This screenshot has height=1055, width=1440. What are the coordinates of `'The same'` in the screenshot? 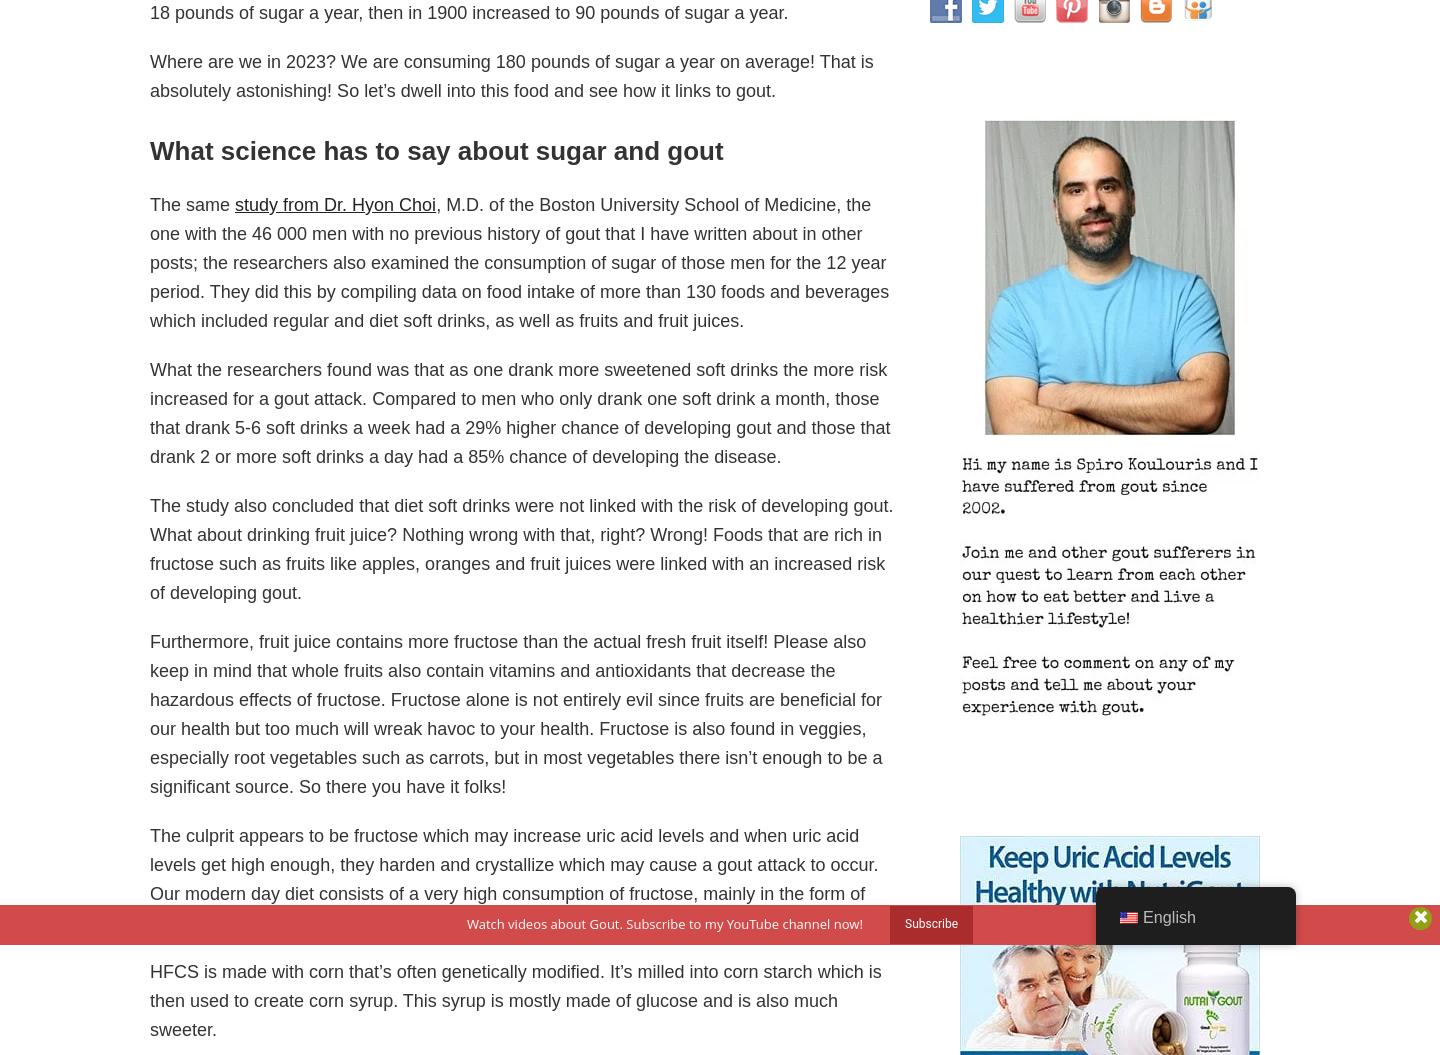 It's located at (192, 203).